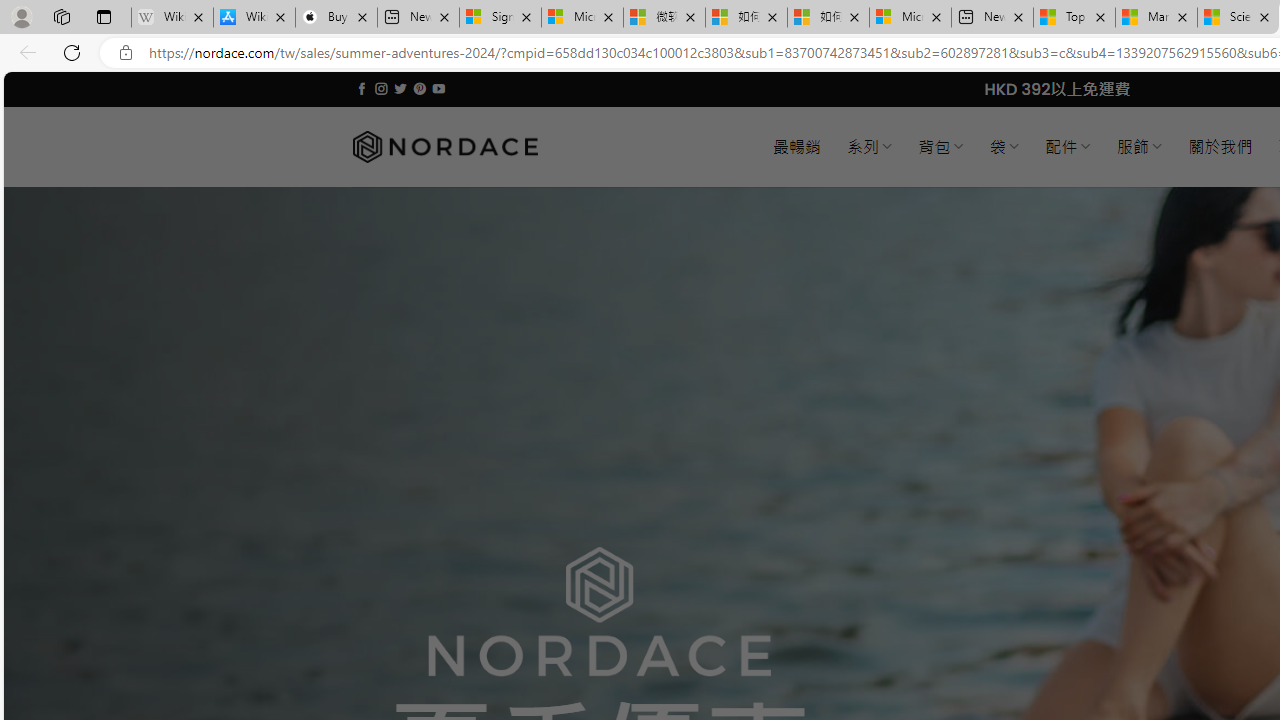 This screenshot has width=1280, height=720. Describe the element at coordinates (381, 88) in the screenshot. I see `'Follow on Instagram'` at that location.